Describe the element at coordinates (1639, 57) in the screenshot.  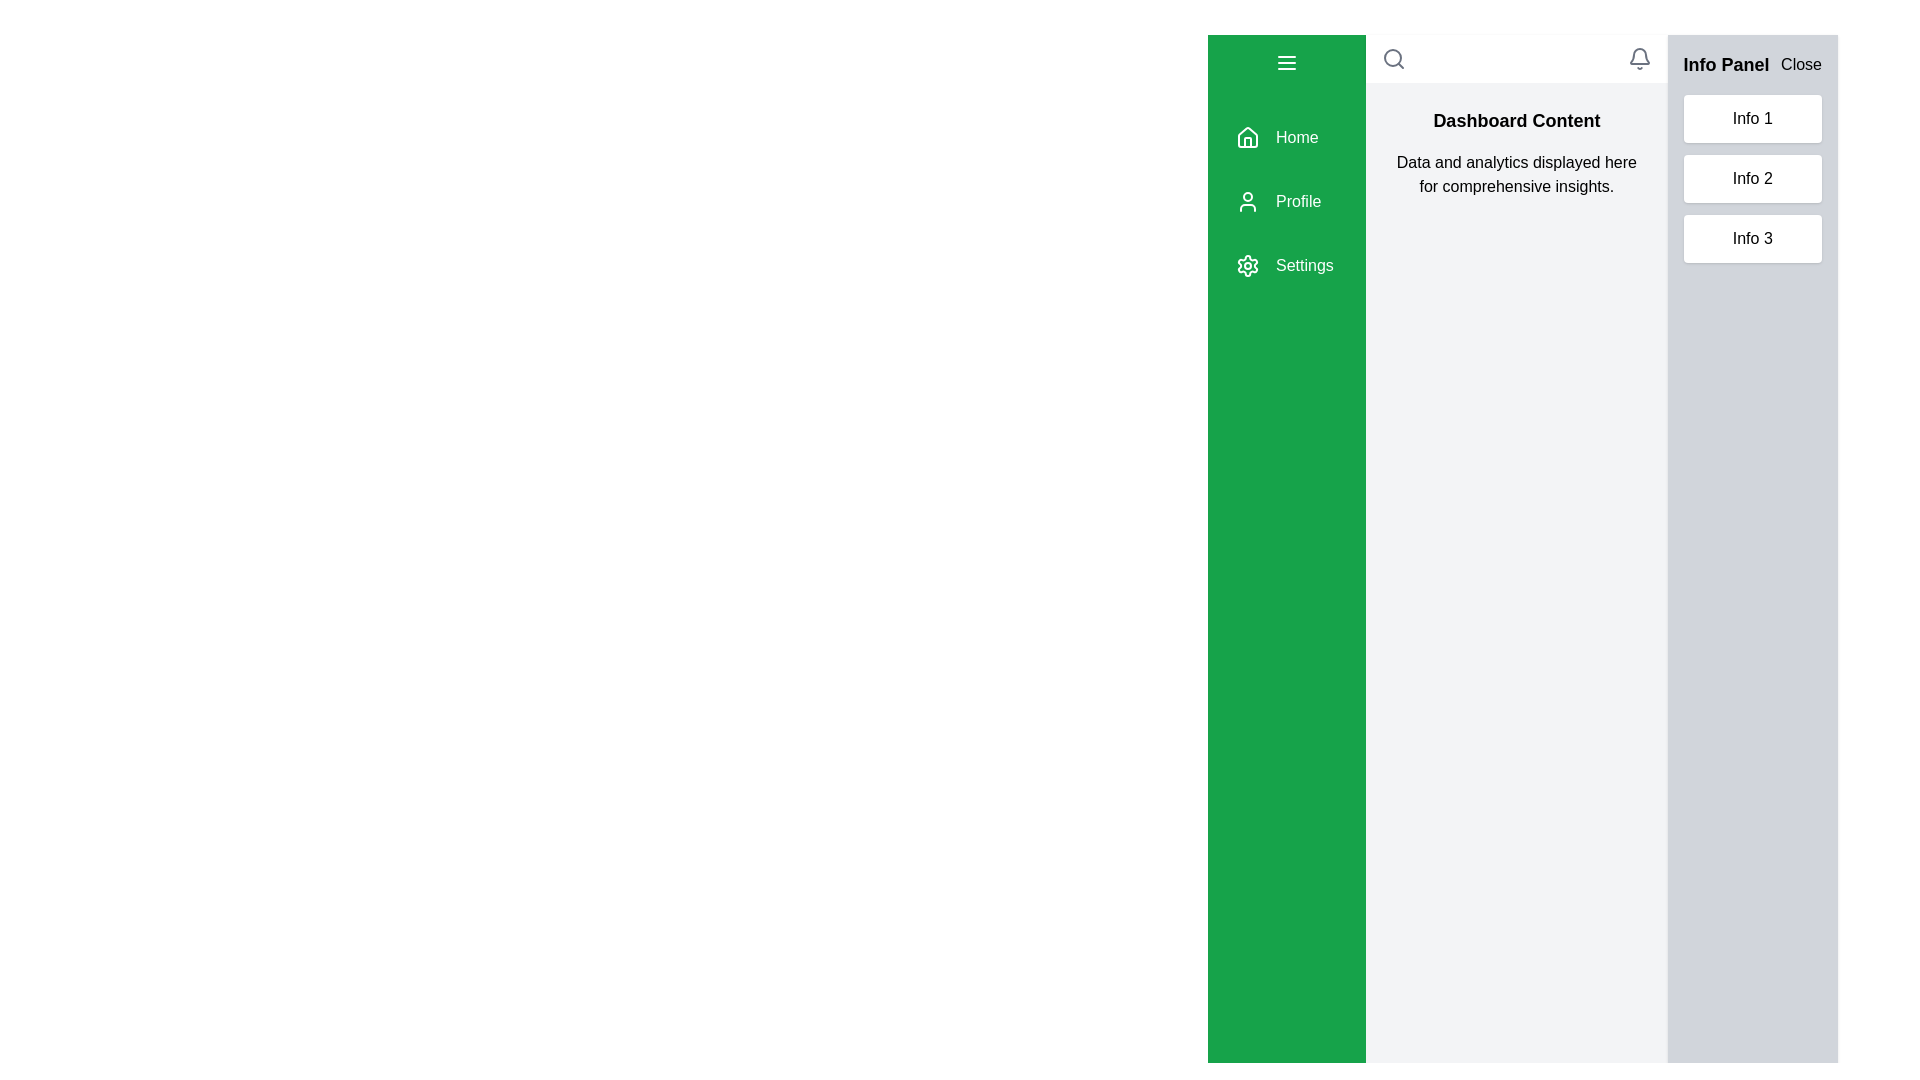
I see `the gray bell-shaped notification icon located at the top-right corner of the header bar` at that location.